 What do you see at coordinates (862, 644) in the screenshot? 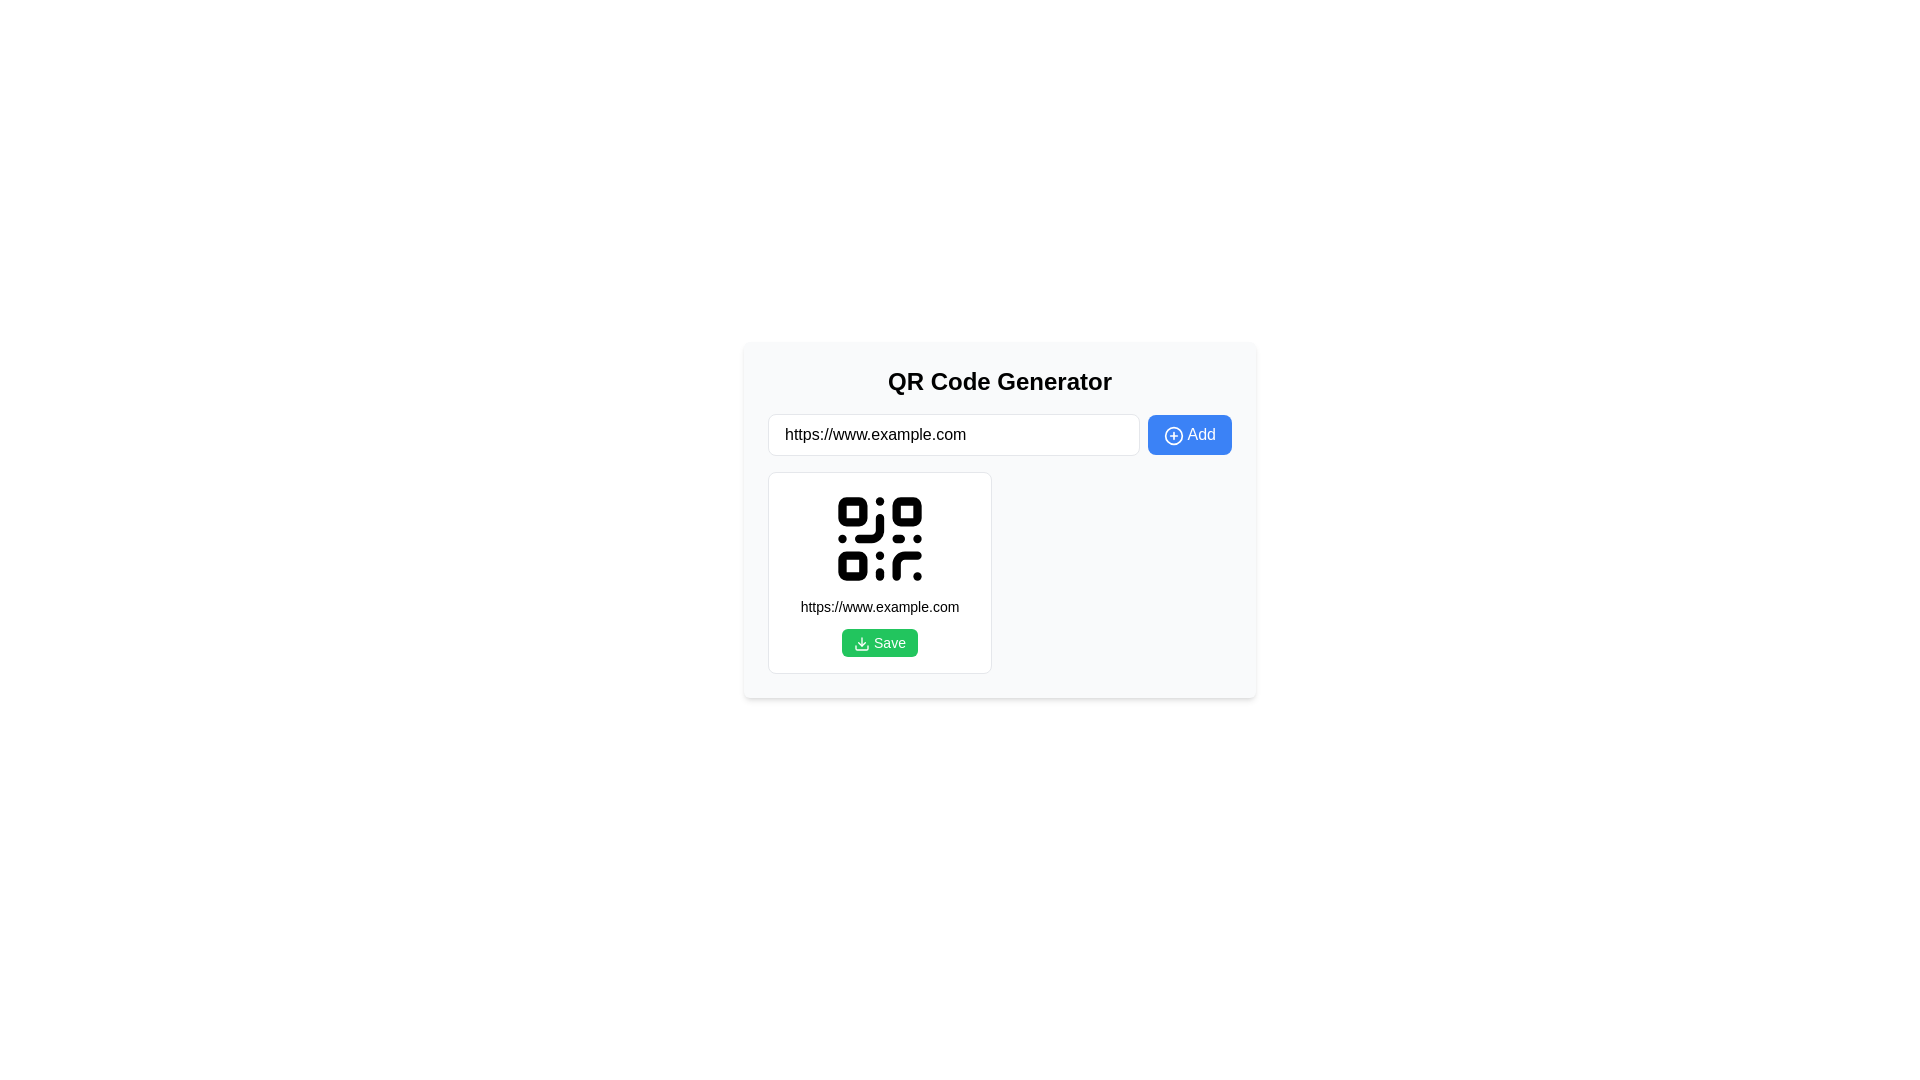
I see `the downward arrow icon within the 'Save' button to visualize any hover effects` at bounding box center [862, 644].